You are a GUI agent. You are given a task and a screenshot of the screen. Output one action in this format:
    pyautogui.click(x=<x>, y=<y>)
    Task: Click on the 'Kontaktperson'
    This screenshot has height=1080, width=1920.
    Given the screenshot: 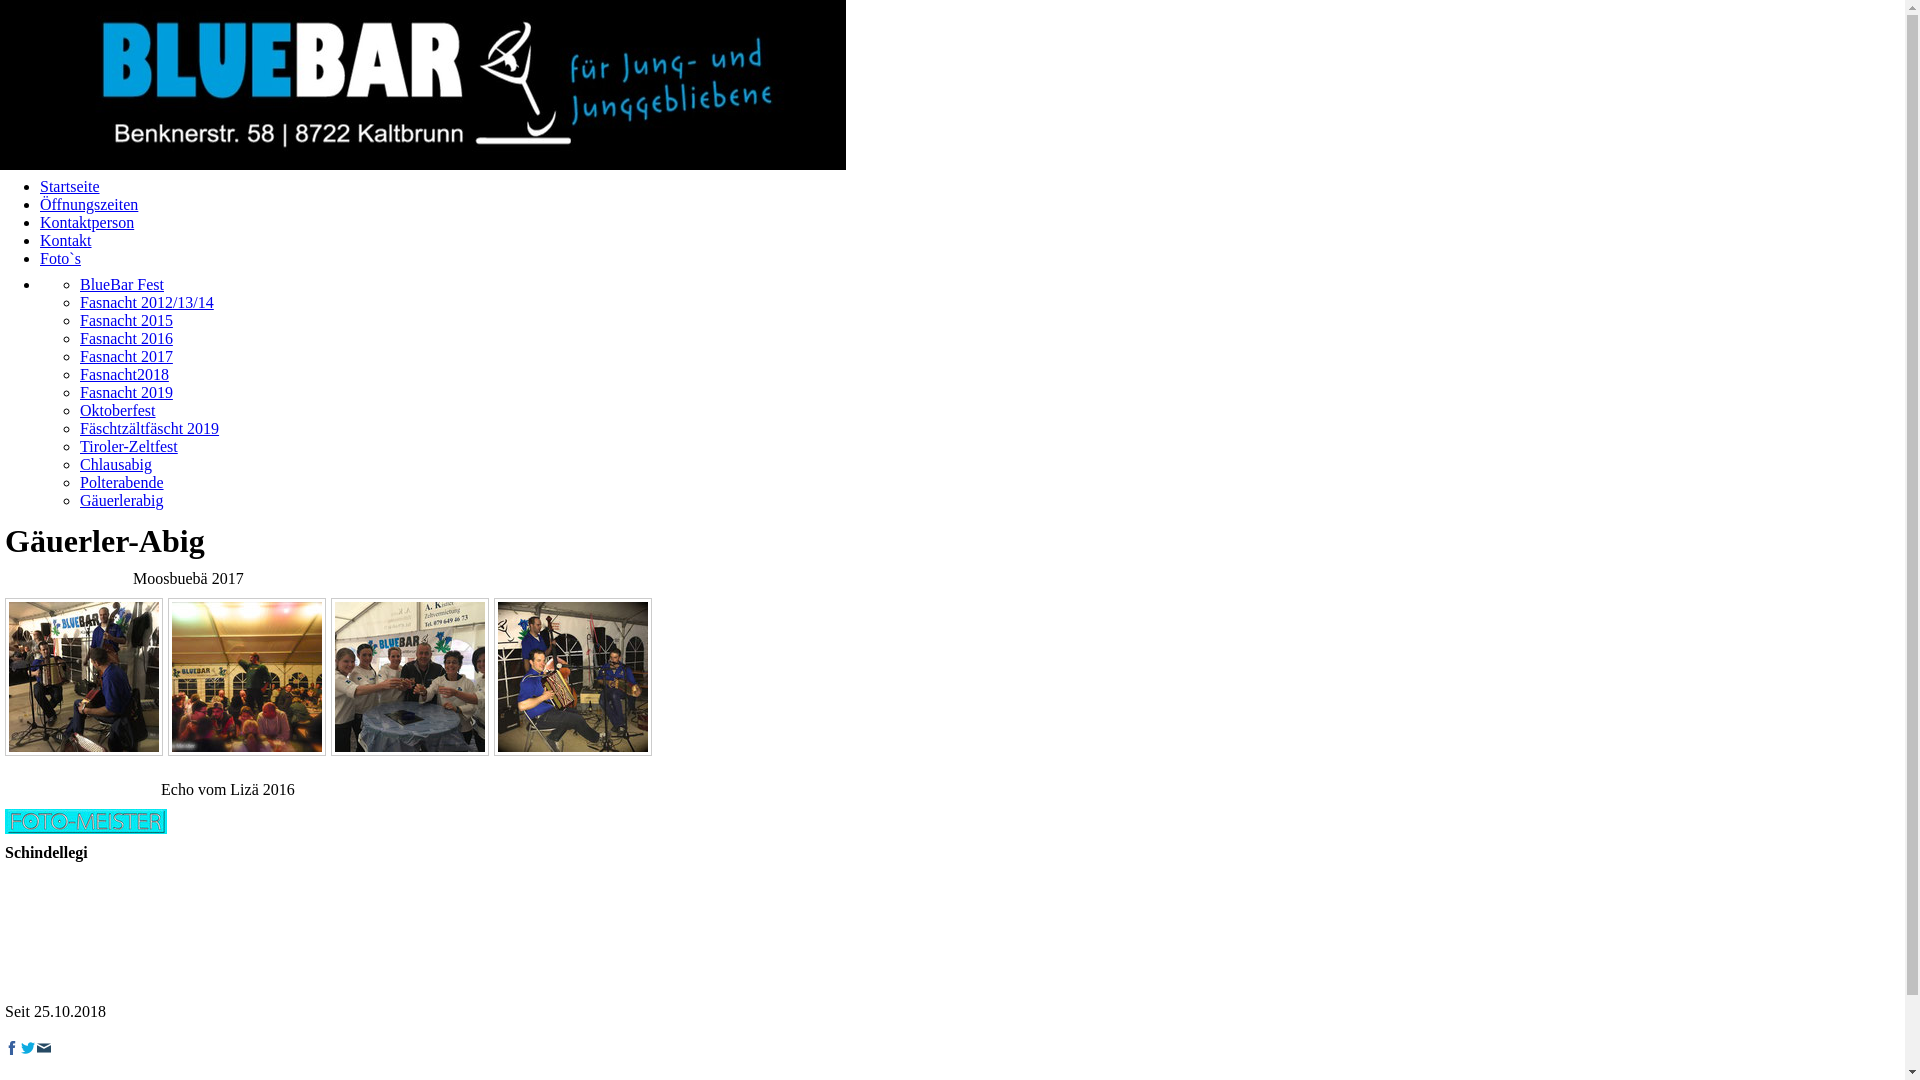 What is the action you would take?
    pyautogui.click(x=85, y=222)
    